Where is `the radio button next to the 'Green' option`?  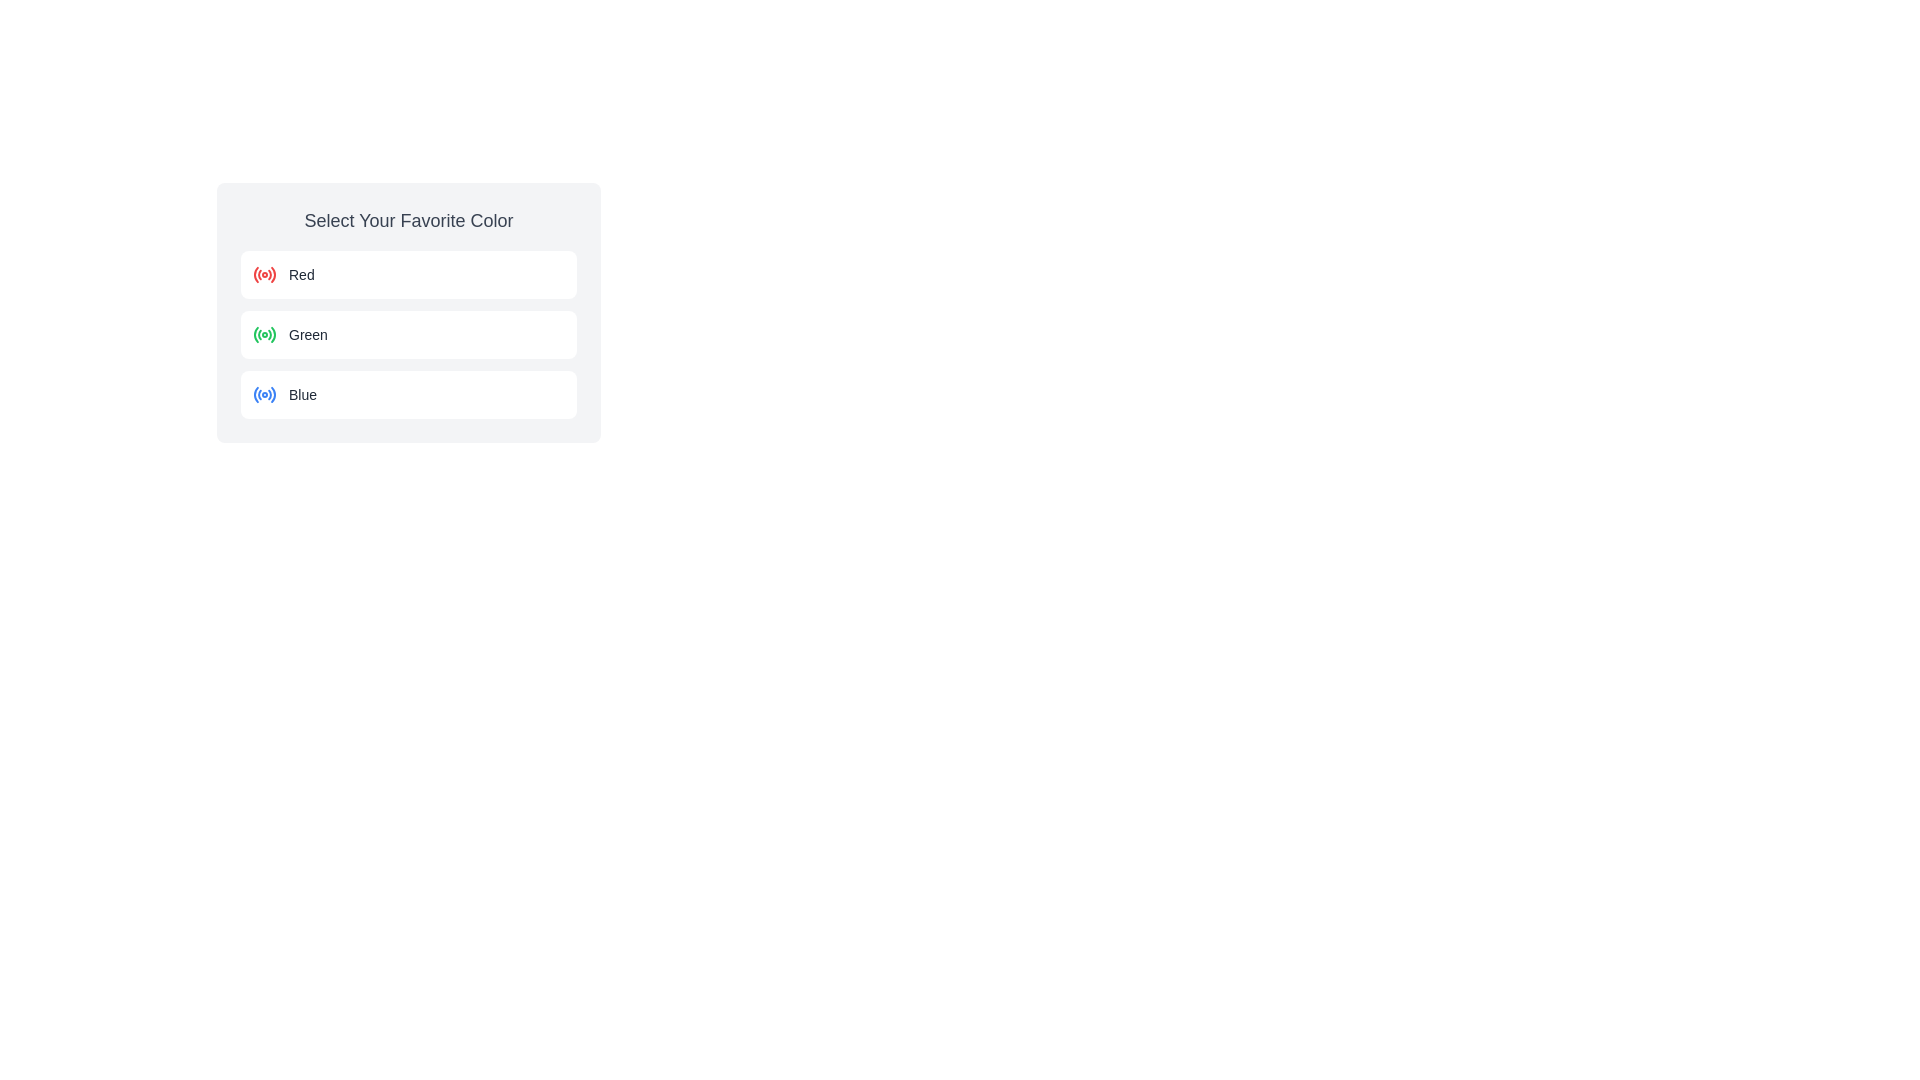
the radio button next to the 'Green' option is located at coordinates (407, 334).